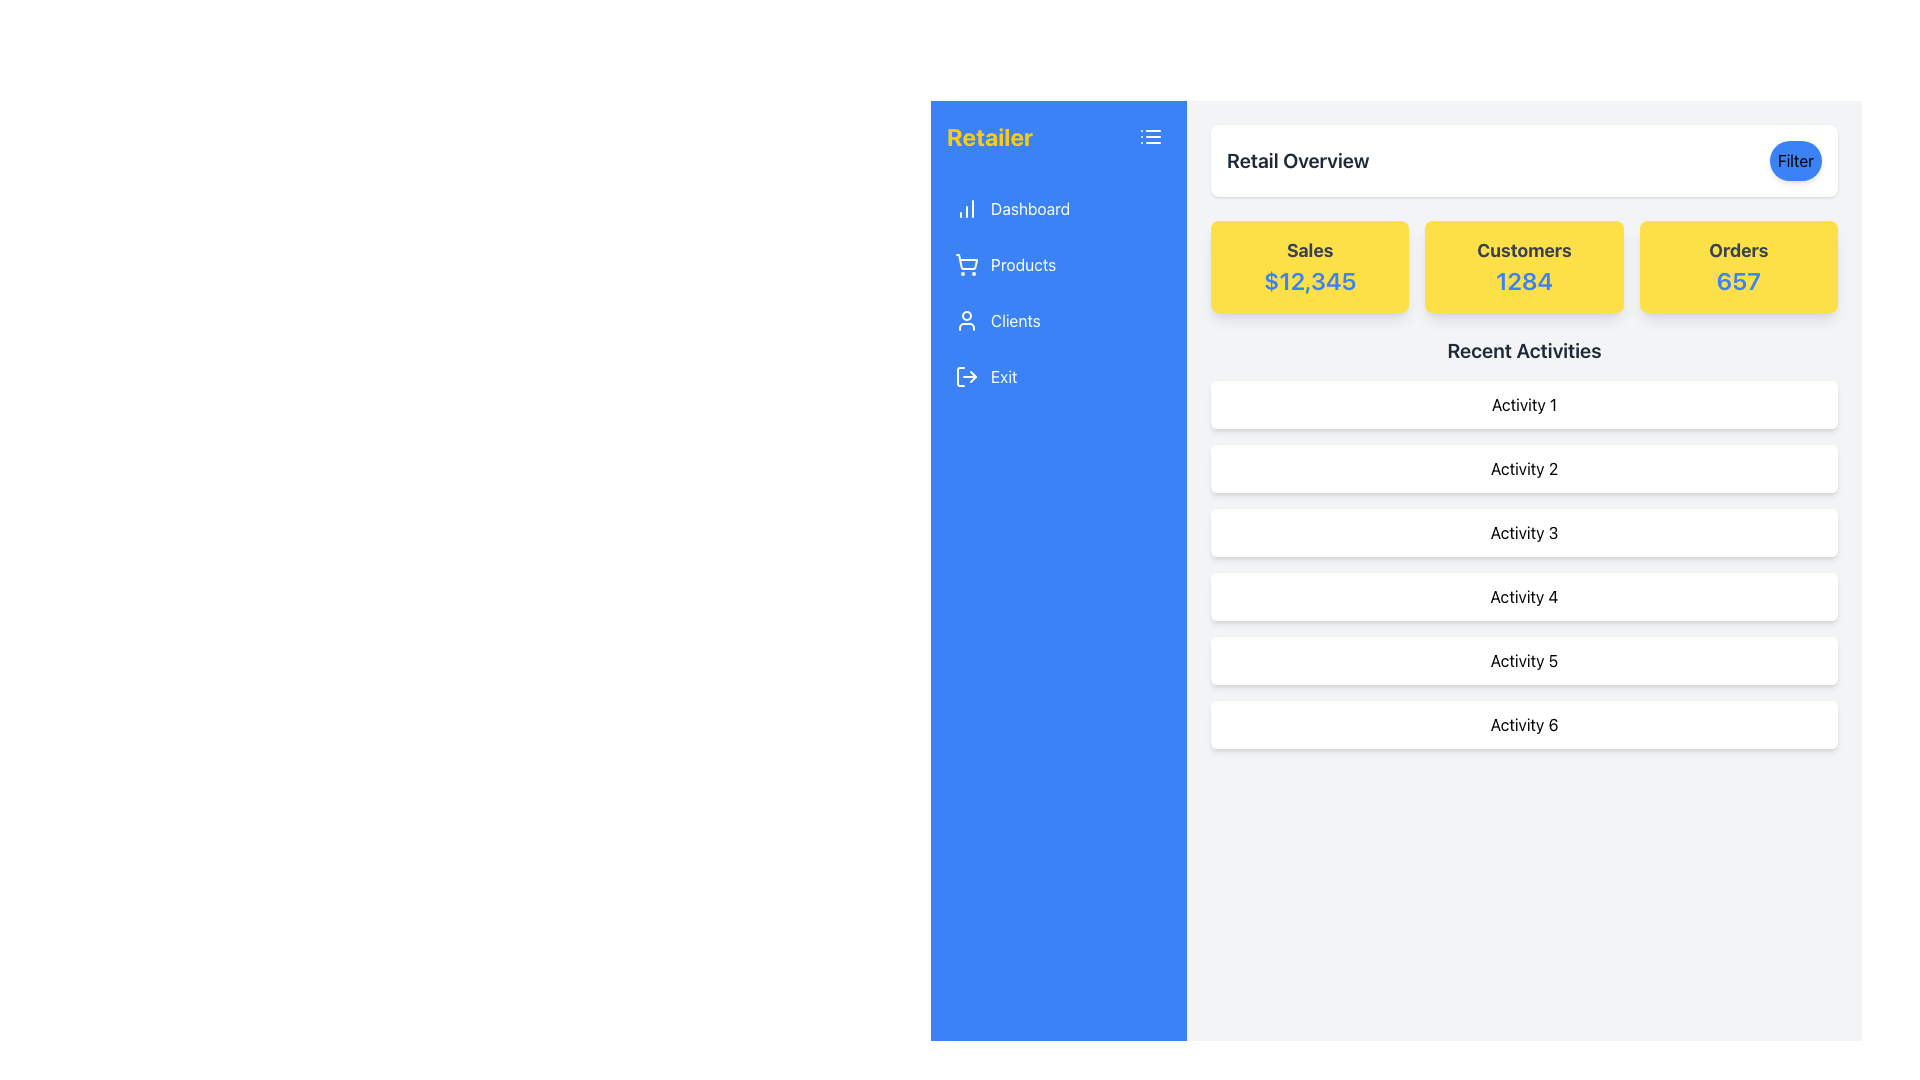 The image size is (1920, 1080). What do you see at coordinates (1058, 264) in the screenshot?
I see `the 'Products' button in the vertical menu` at bounding box center [1058, 264].